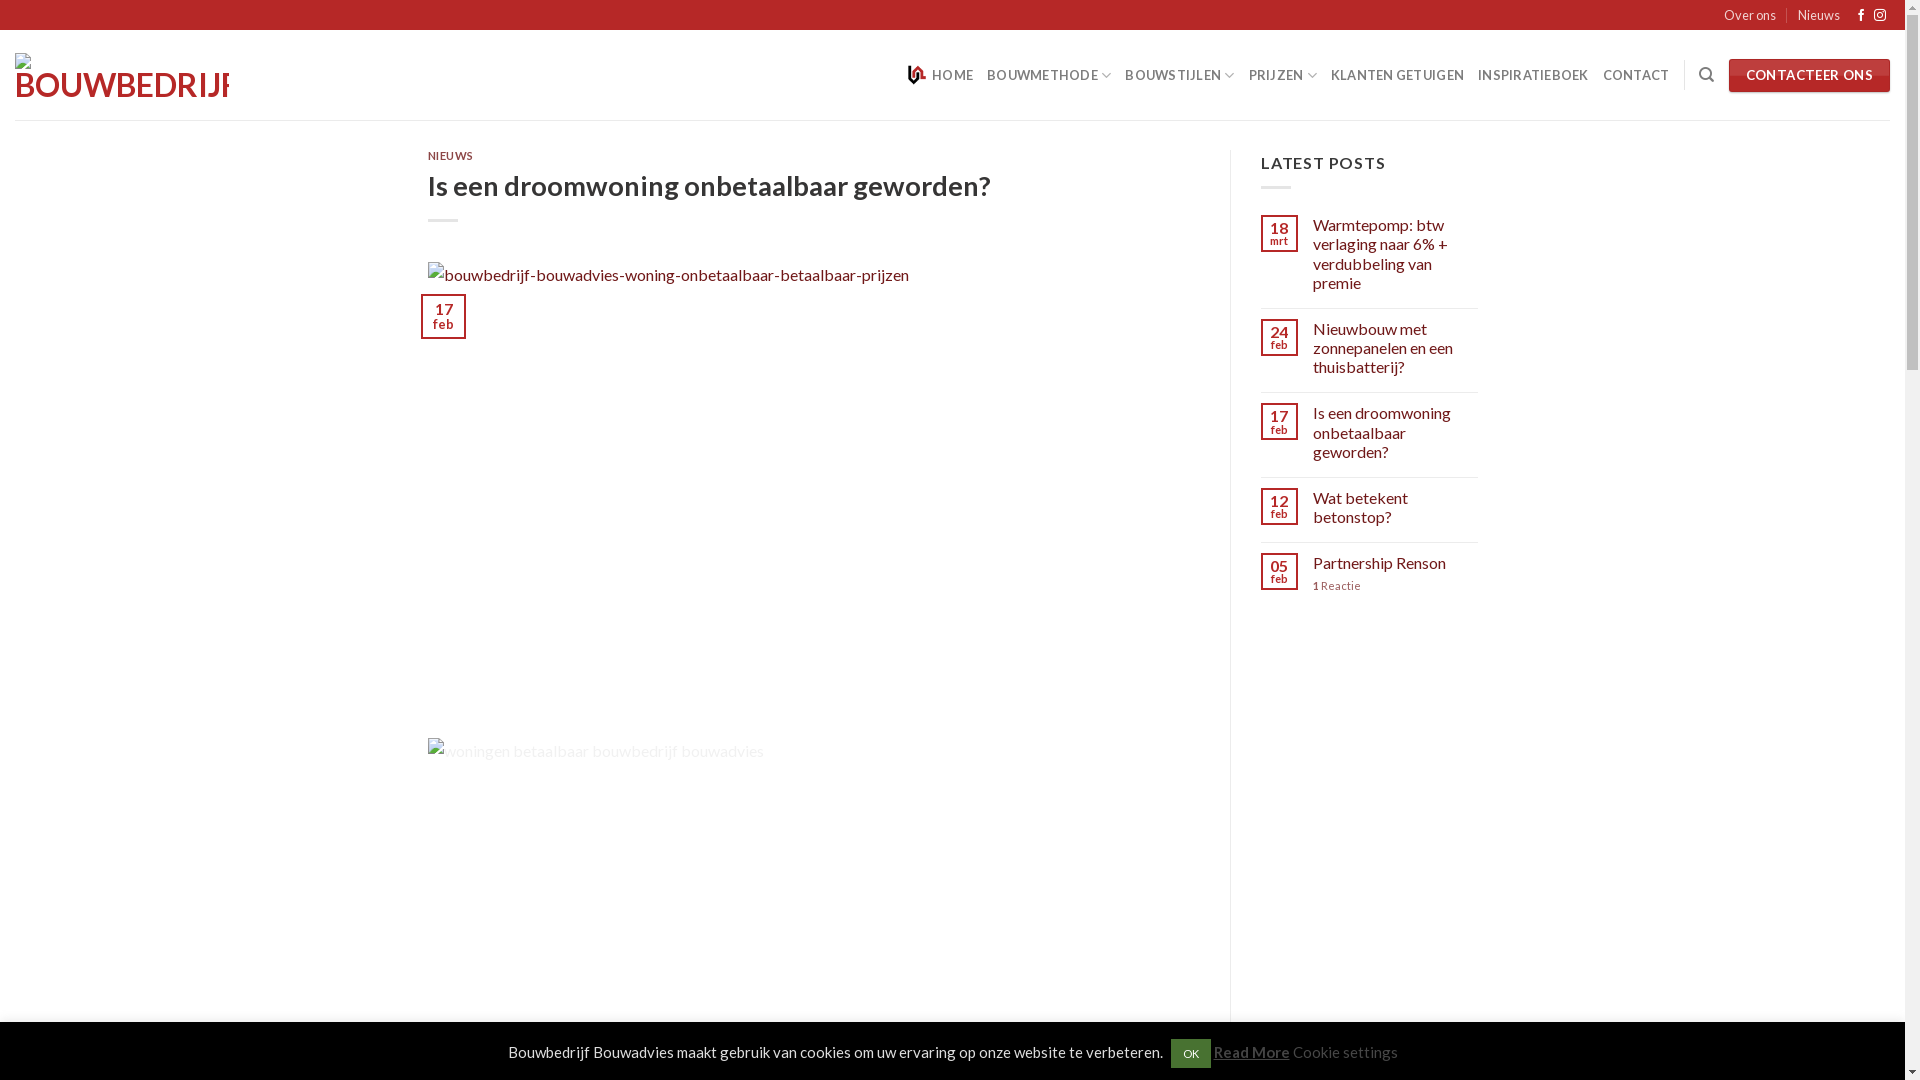 Image resolution: width=1920 pixels, height=1080 pixels. Describe the element at coordinates (1722, 15) in the screenshot. I see `'Over ons'` at that location.